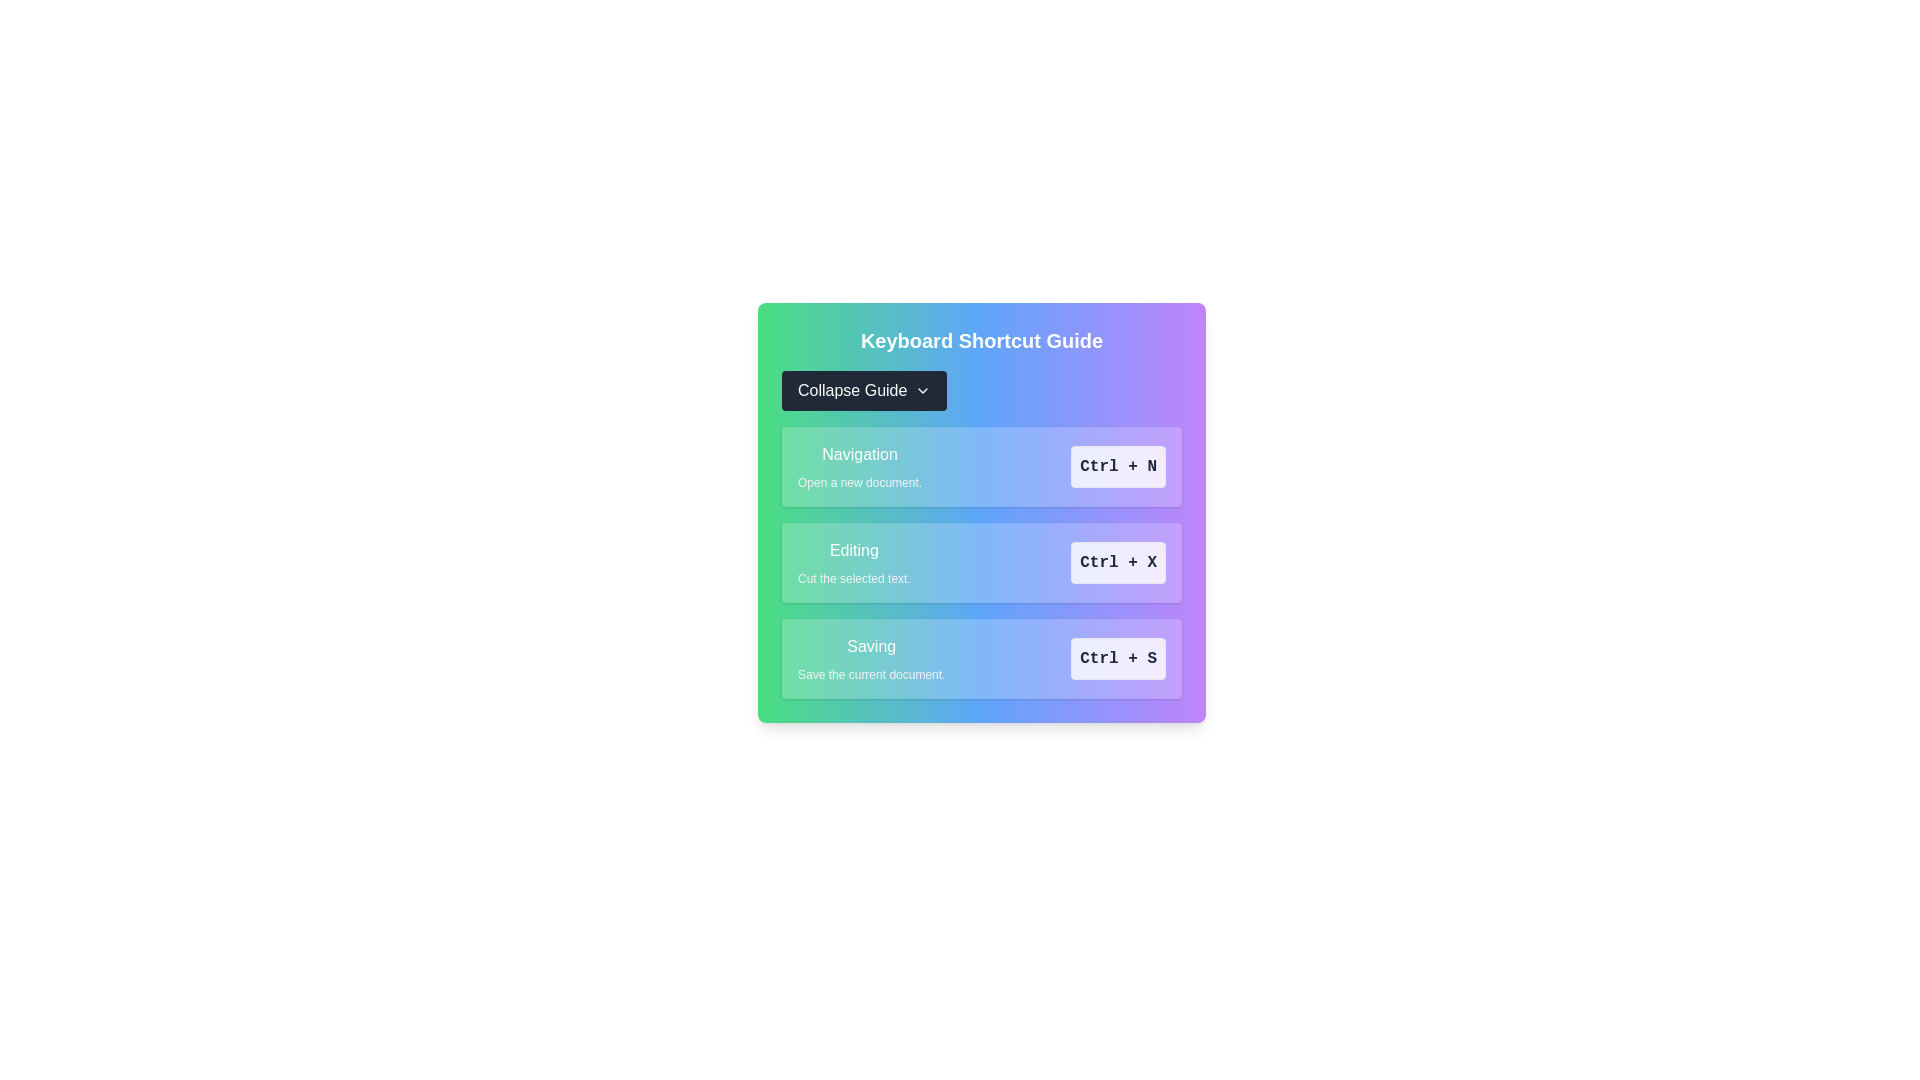  I want to click on the second item in the list of keyboard shortcut guides, which provides information about a specific keyboard shortcut and its key combination, so click(982, 512).